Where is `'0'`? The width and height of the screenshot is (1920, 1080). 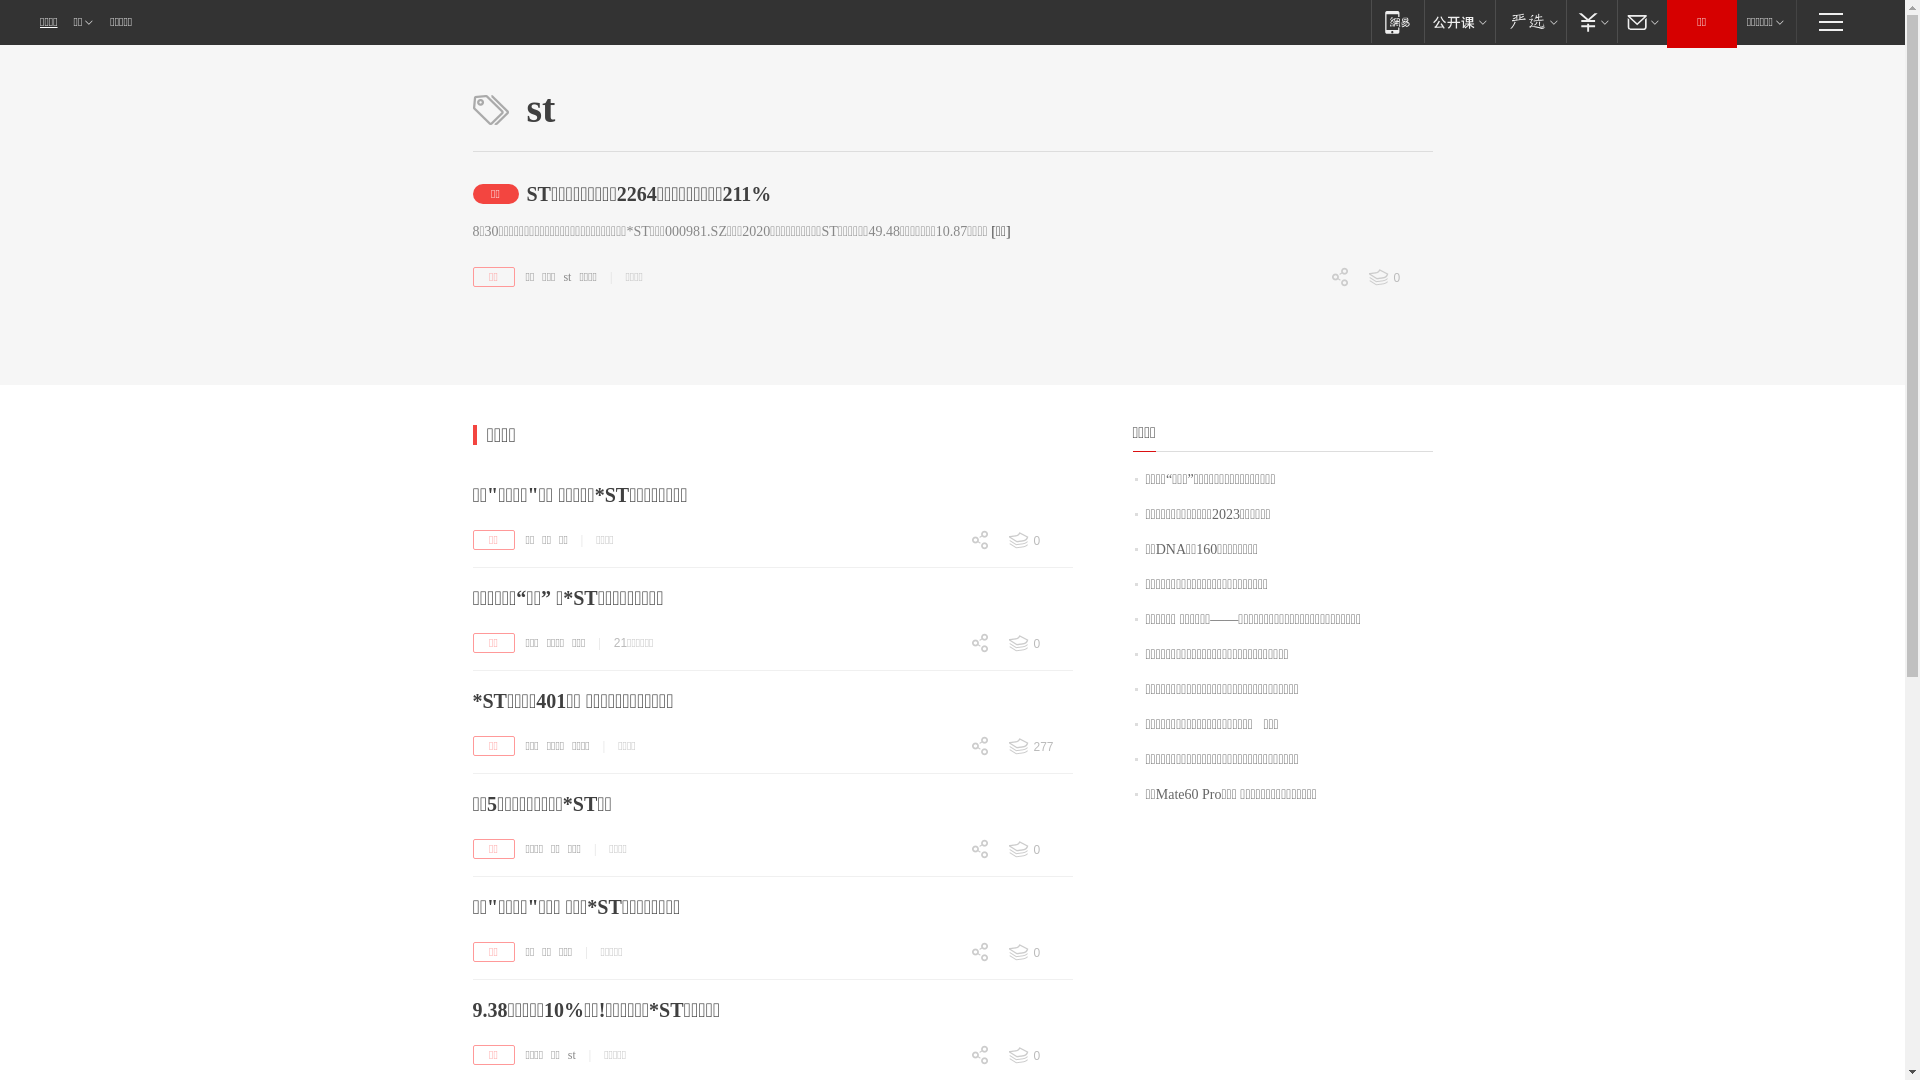
'0' is located at coordinates (1367, 277).